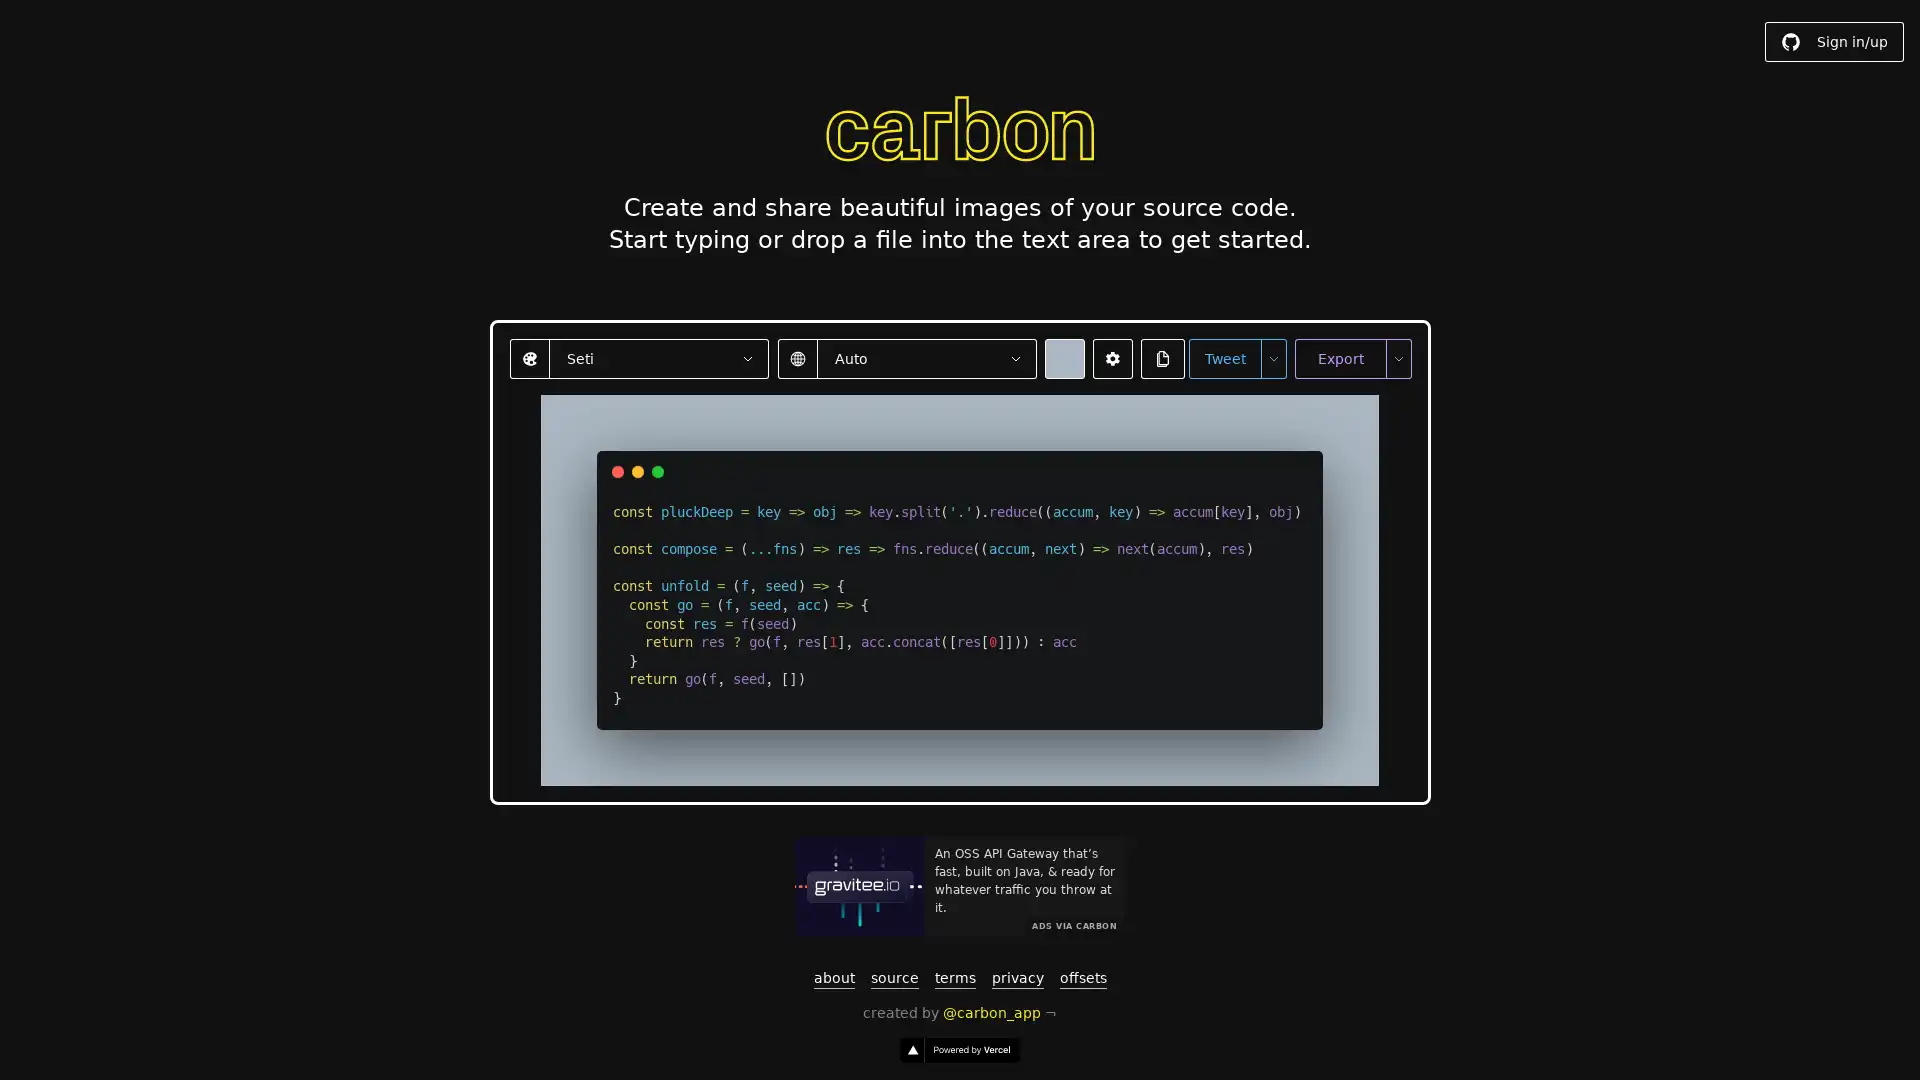 This screenshot has height=1080, width=1920. Describe the element at coordinates (1063, 357) in the screenshot. I see `Background Menu` at that location.